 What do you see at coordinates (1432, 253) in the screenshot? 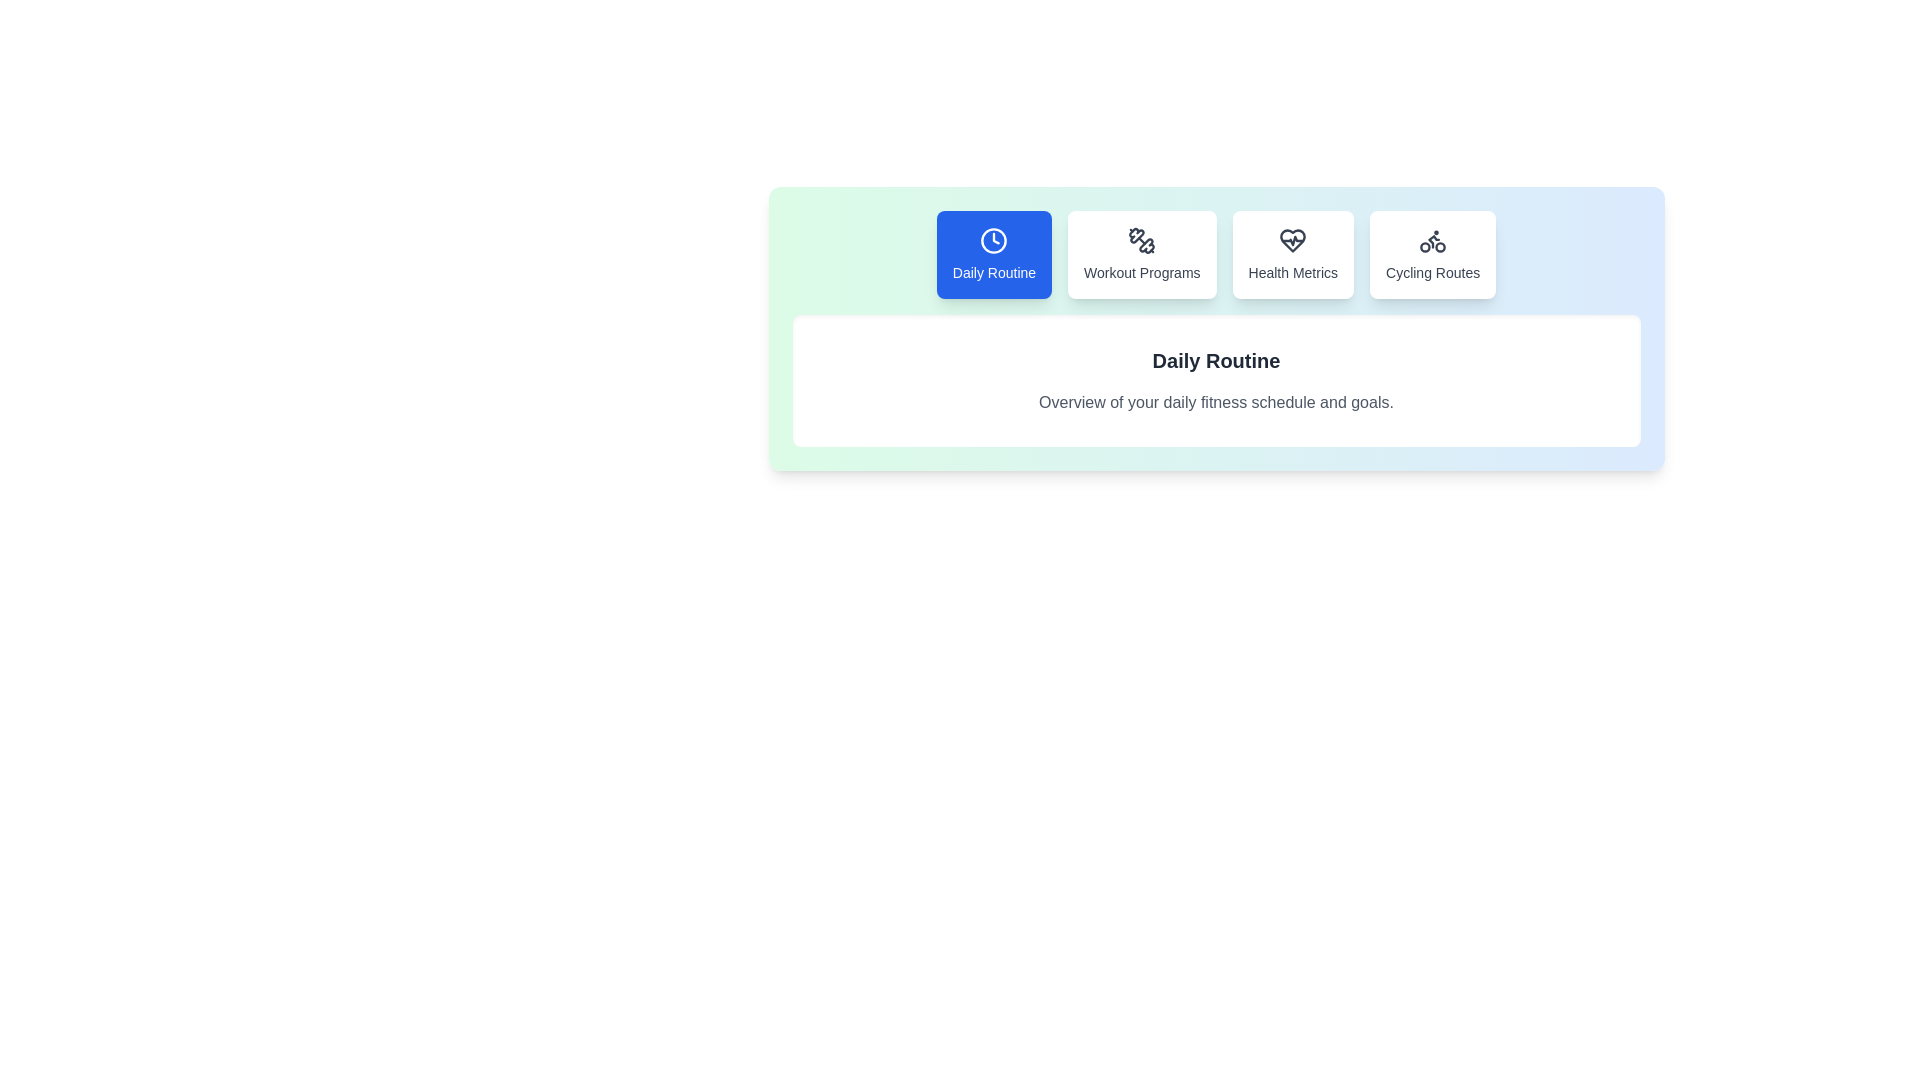
I see `the tab button labeled Cycling Routes` at bounding box center [1432, 253].